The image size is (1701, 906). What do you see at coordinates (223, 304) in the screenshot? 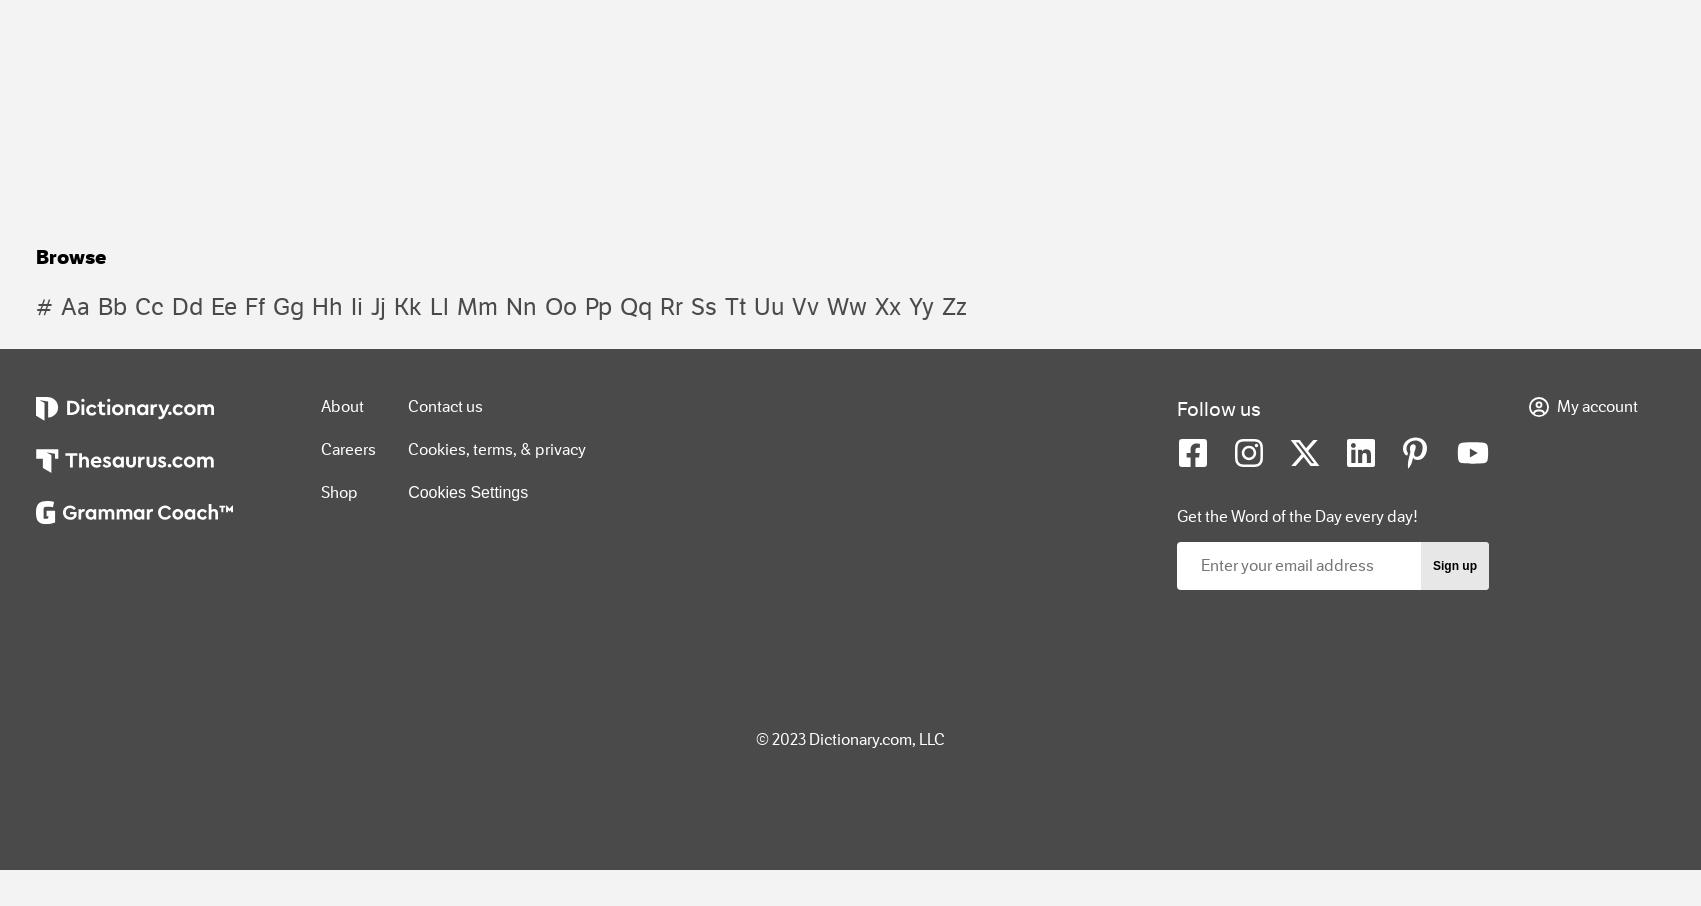
I see `'ee'` at bounding box center [223, 304].